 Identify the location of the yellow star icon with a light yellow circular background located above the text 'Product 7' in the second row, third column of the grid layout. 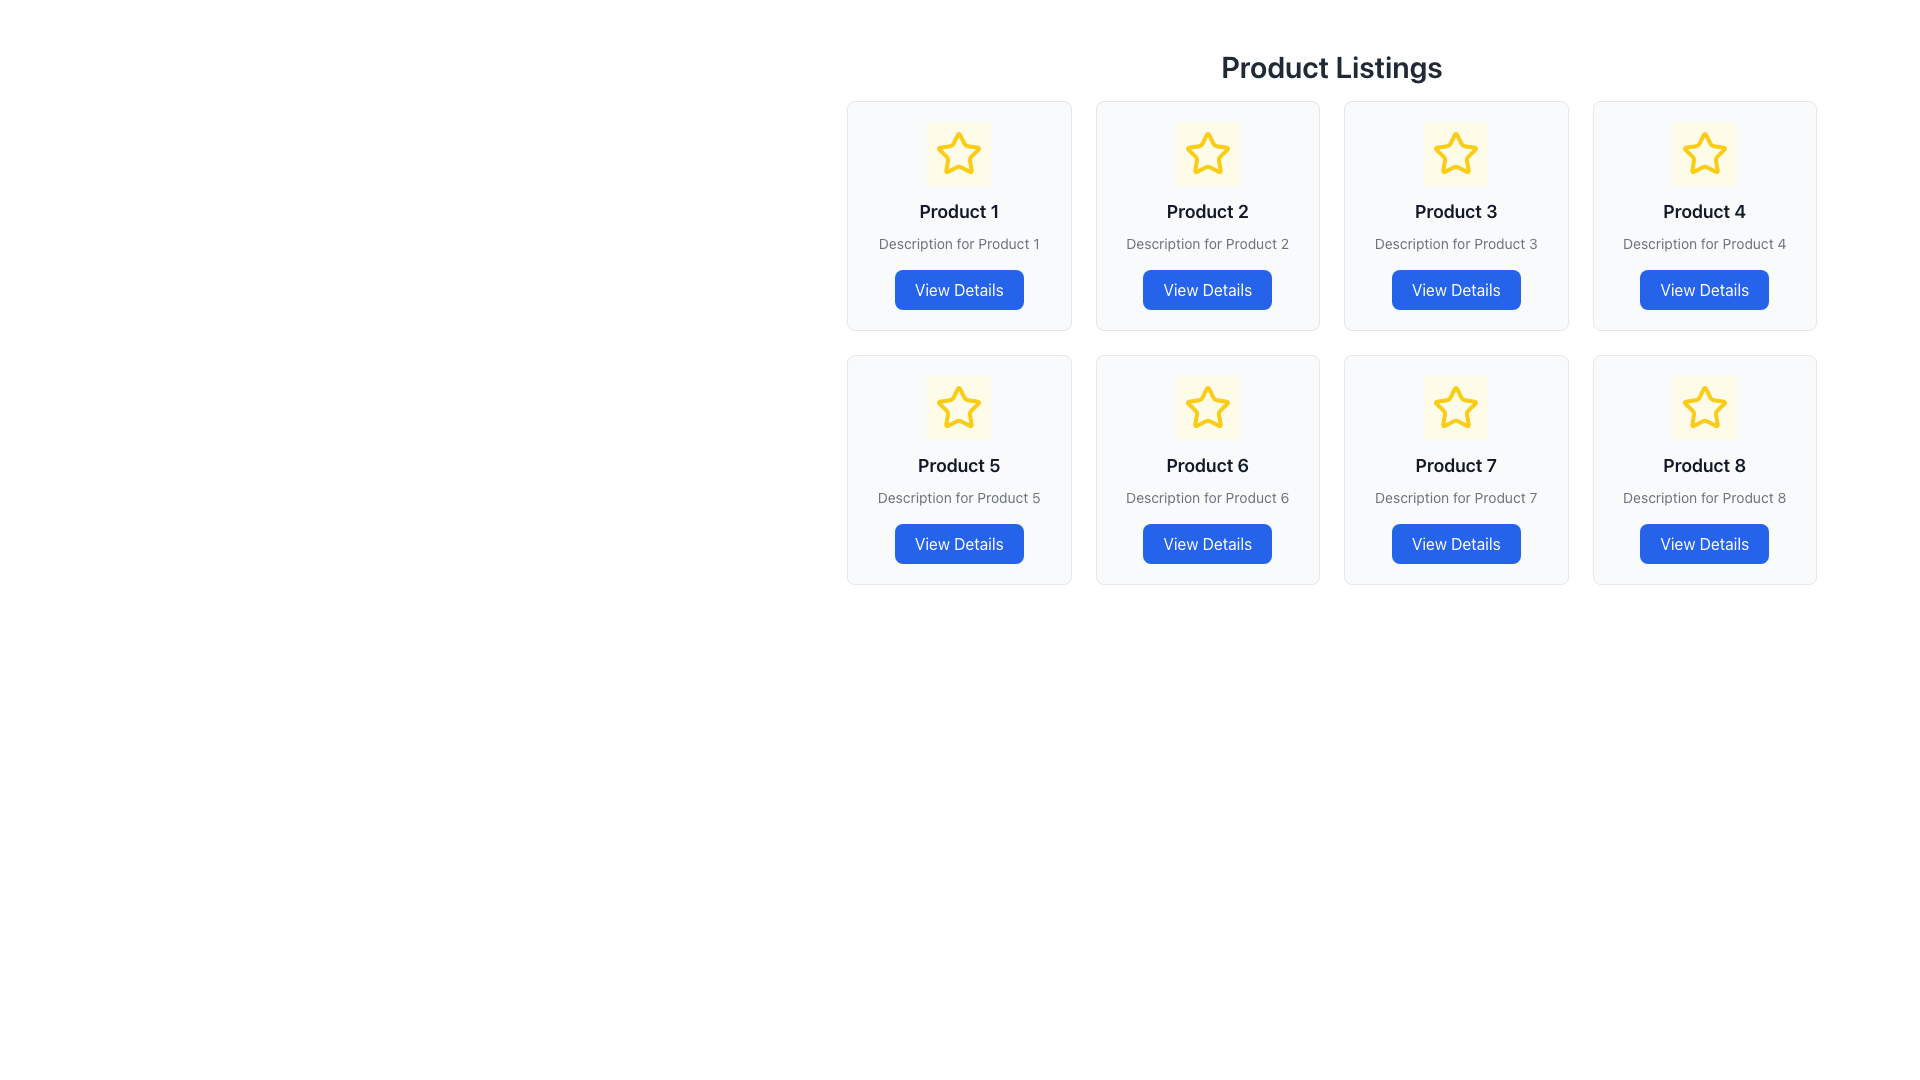
(1456, 407).